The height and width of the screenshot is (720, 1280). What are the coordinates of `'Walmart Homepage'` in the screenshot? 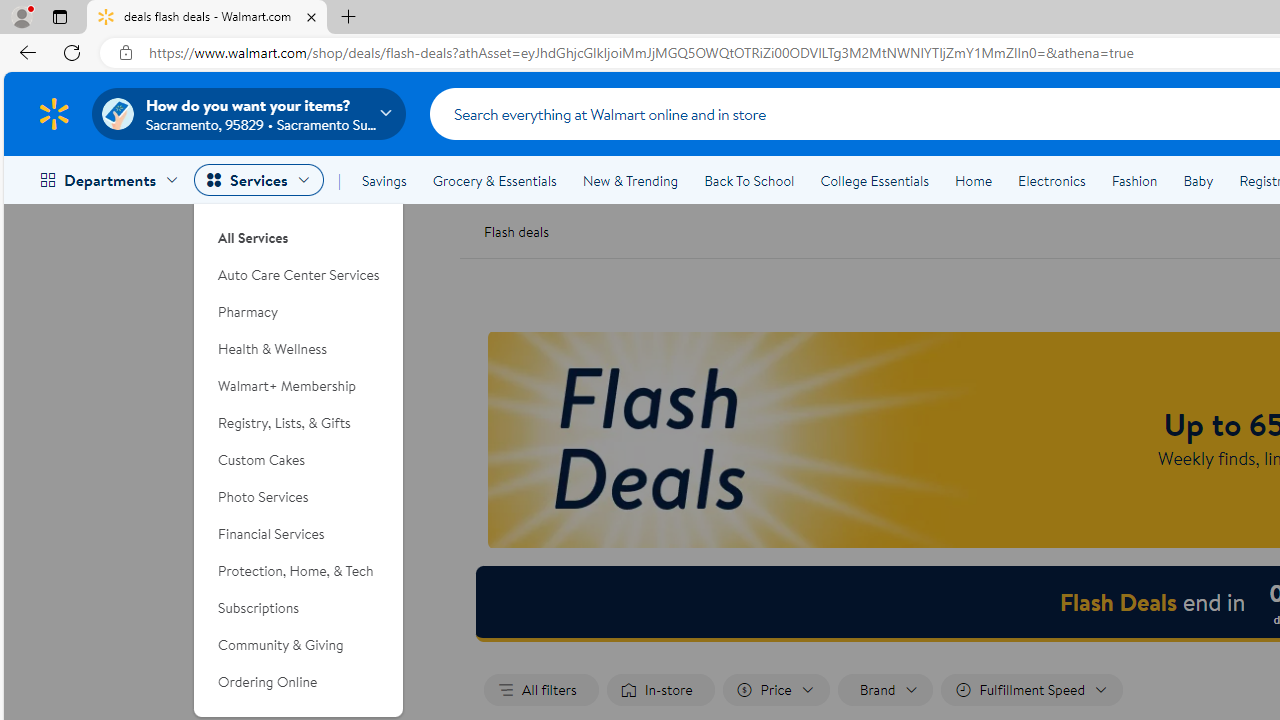 It's located at (53, 113).